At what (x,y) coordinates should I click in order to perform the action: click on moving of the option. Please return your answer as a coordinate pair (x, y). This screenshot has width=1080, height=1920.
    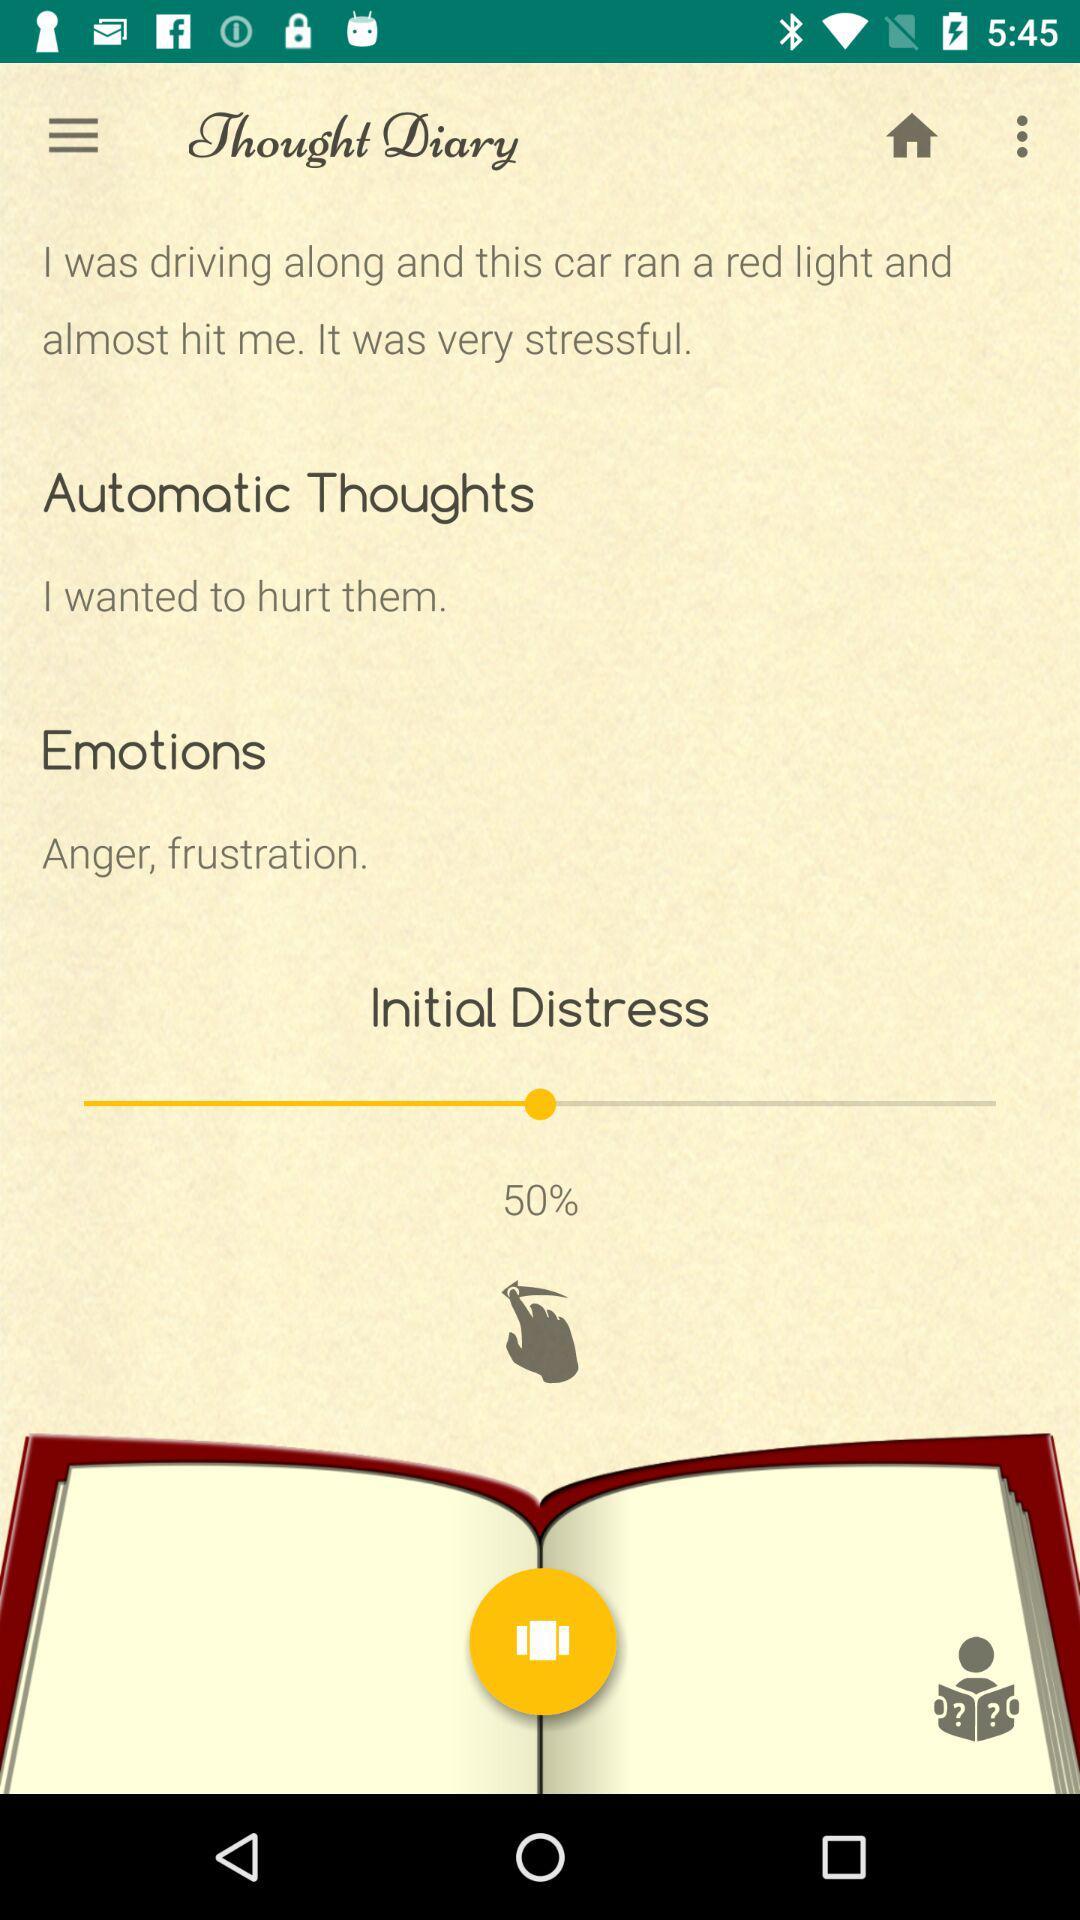
    Looking at the image, I should click on (540, 1331).